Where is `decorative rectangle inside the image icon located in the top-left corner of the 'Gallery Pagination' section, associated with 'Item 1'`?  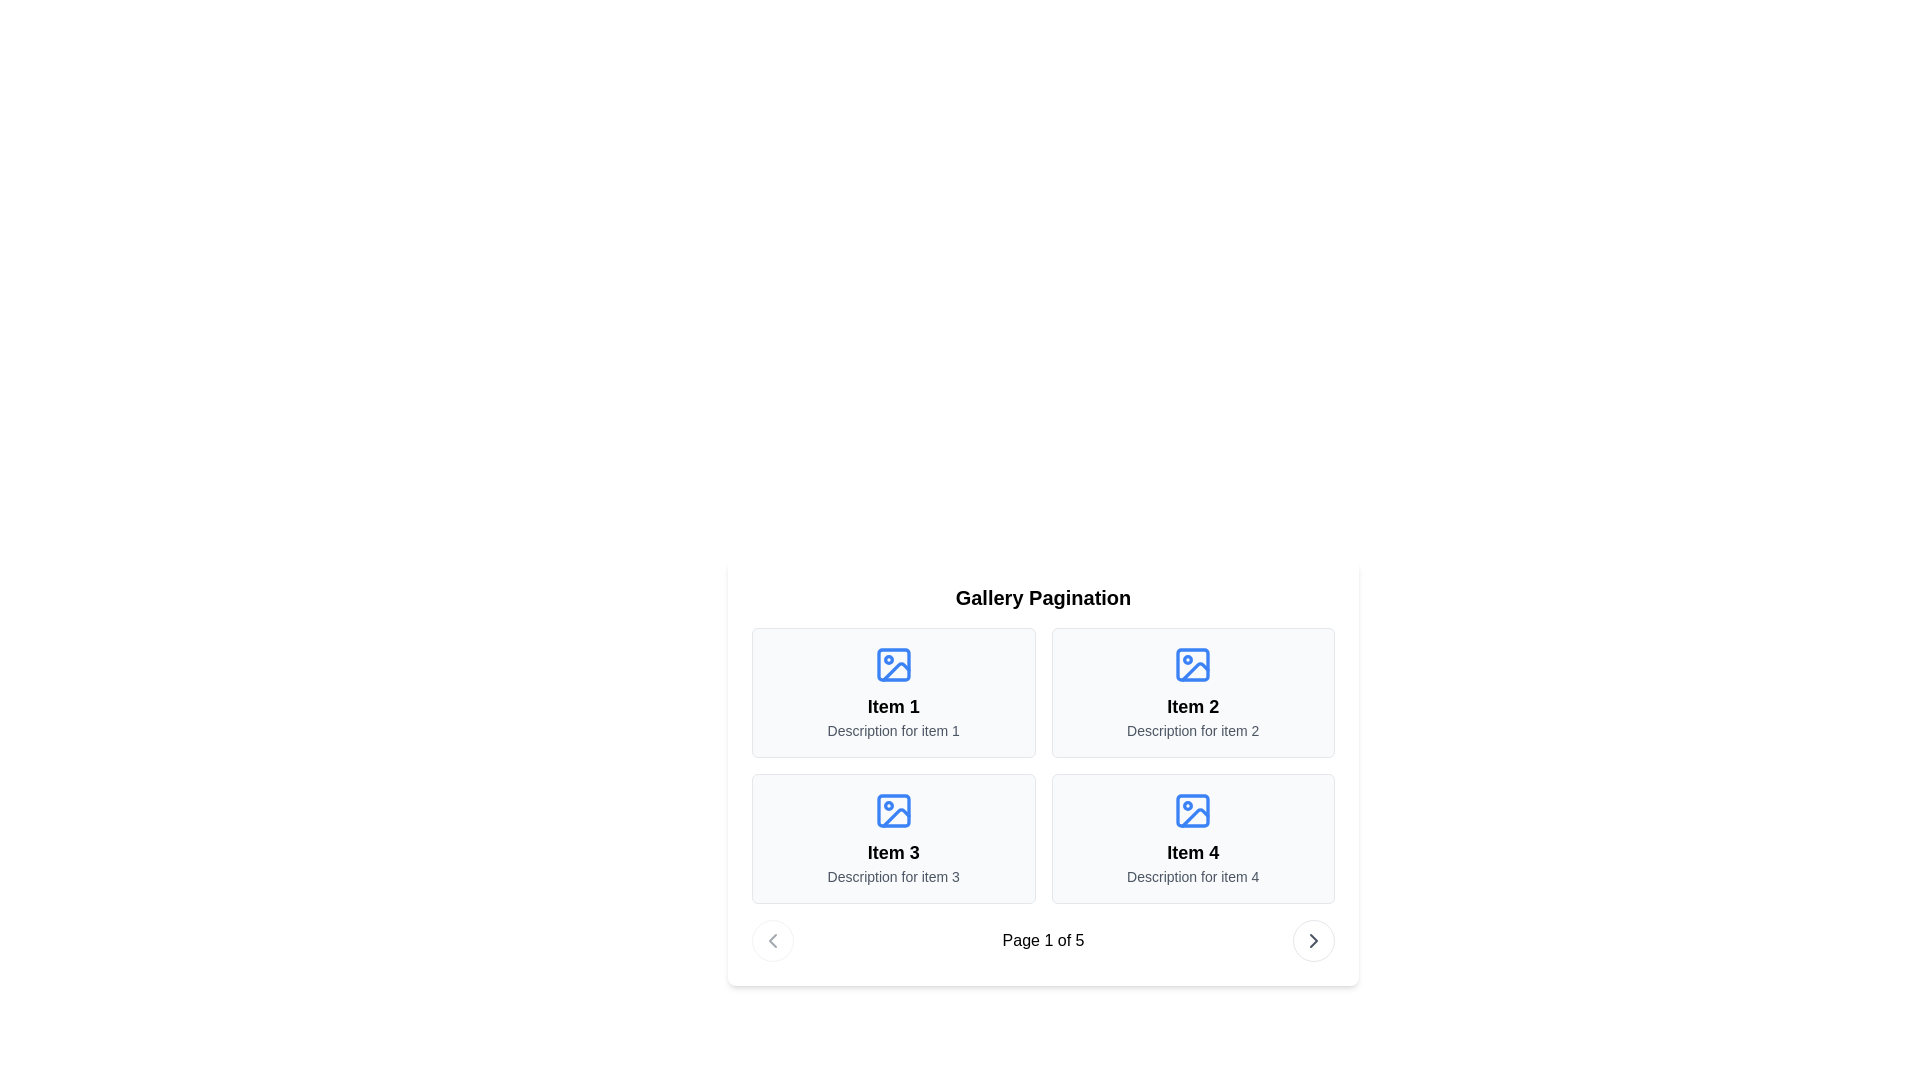
decorative rectangle inside the image icon located in the top-left corner of the 'Gallery Pagination' section, associated with 'Item 1' is located at coordinates (892, 664).